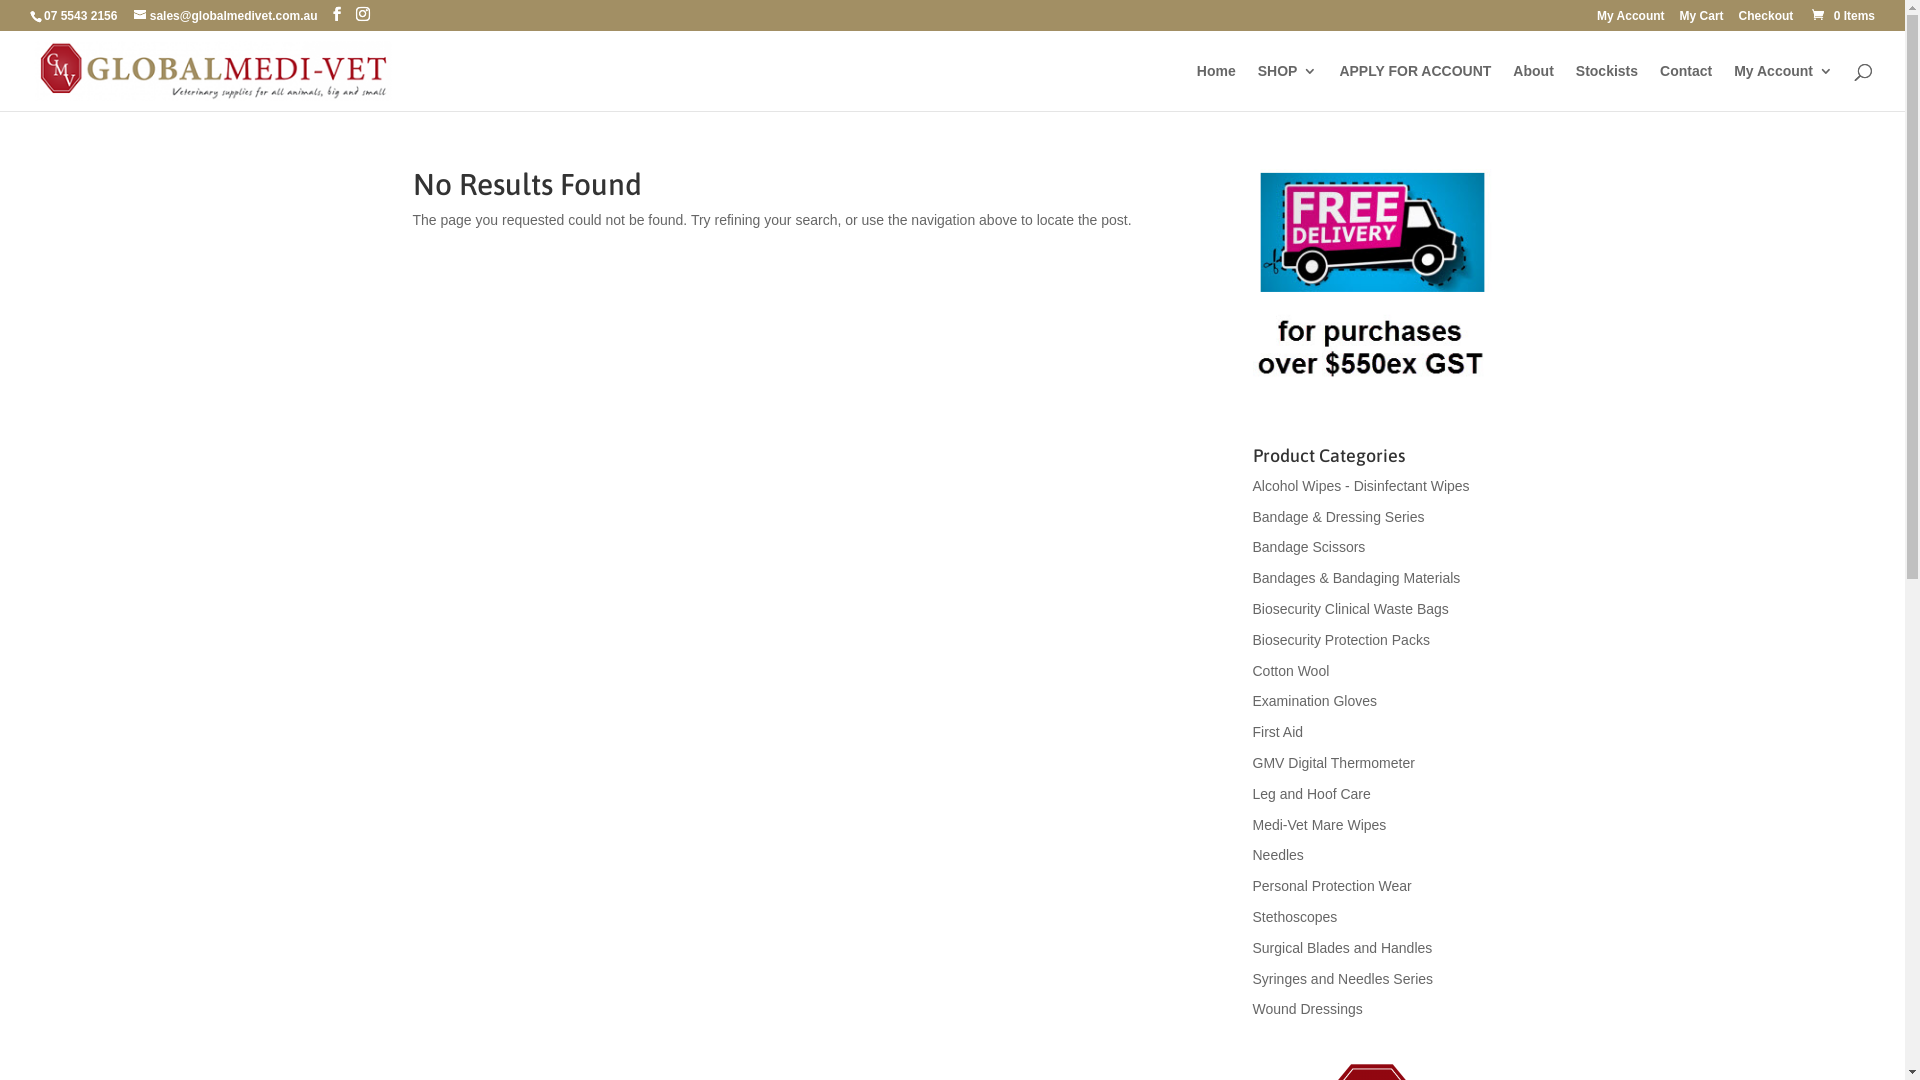 The width and height of the screenshot is (1920, 1080). What do you see at coordinates (1356, 578) in the screenshot?
I see `'Bandages & Bandaging Materials'` at bounding box center [1356, 578].